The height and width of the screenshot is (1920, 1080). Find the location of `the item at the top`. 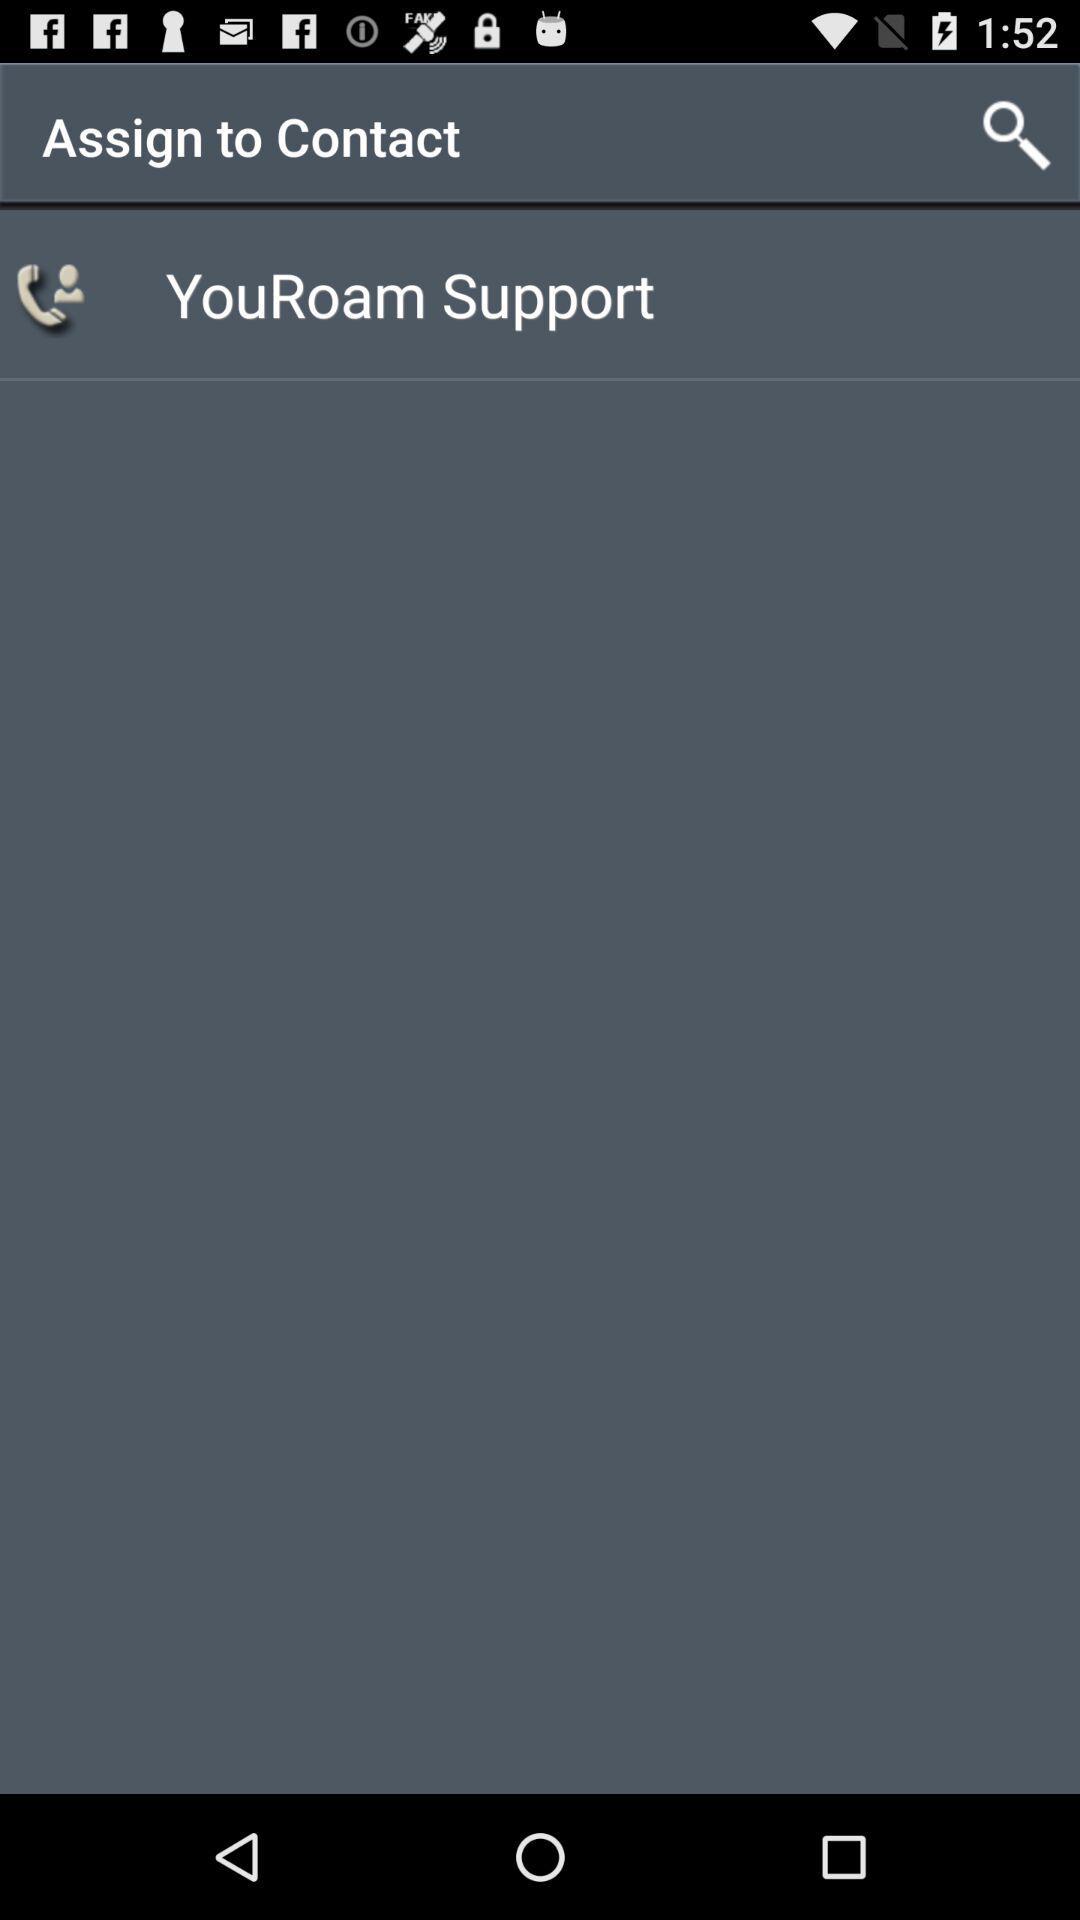

the item at the top is located at coordinates (409, 292).